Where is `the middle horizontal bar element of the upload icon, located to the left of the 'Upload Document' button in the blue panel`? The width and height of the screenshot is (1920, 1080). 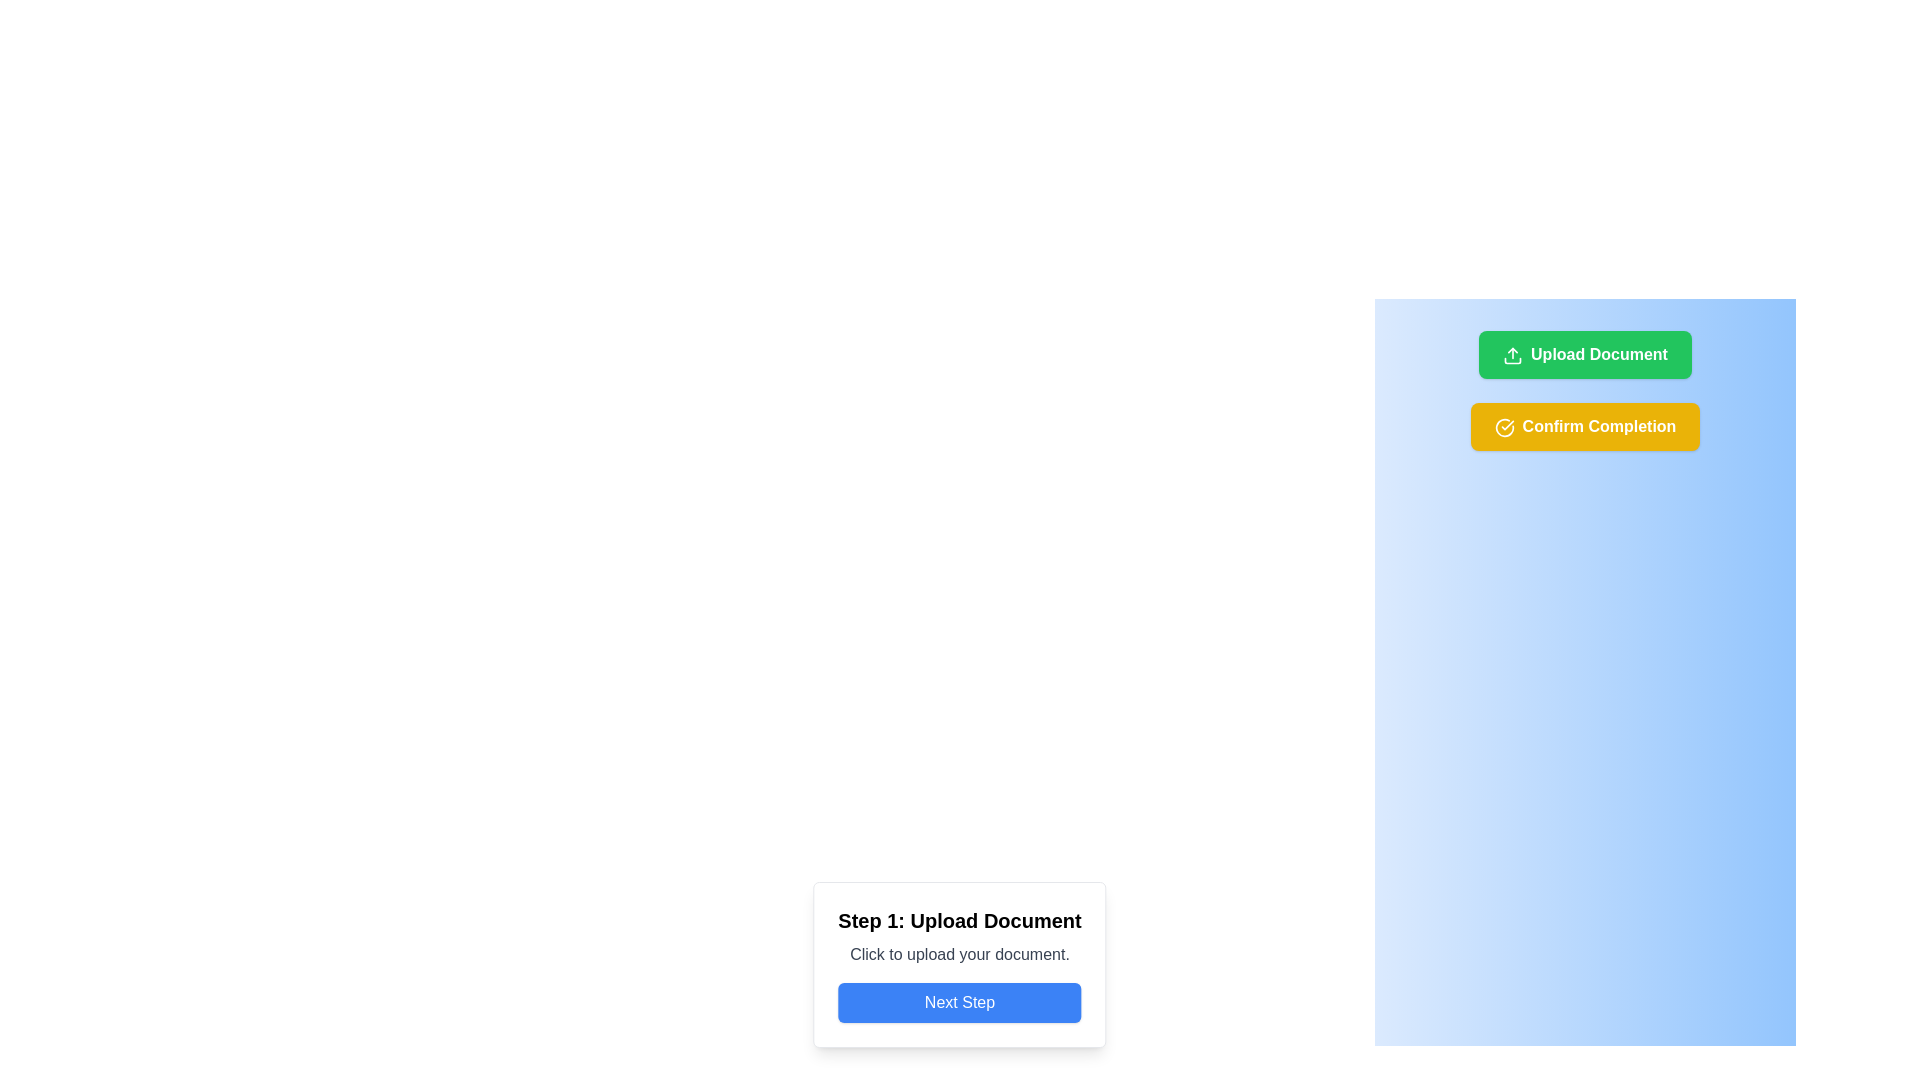
the middle horizontal bar element of the upload icon, located to the left of the 'Upload Document' button in the blue panel is located at coordinates (1512, 360).